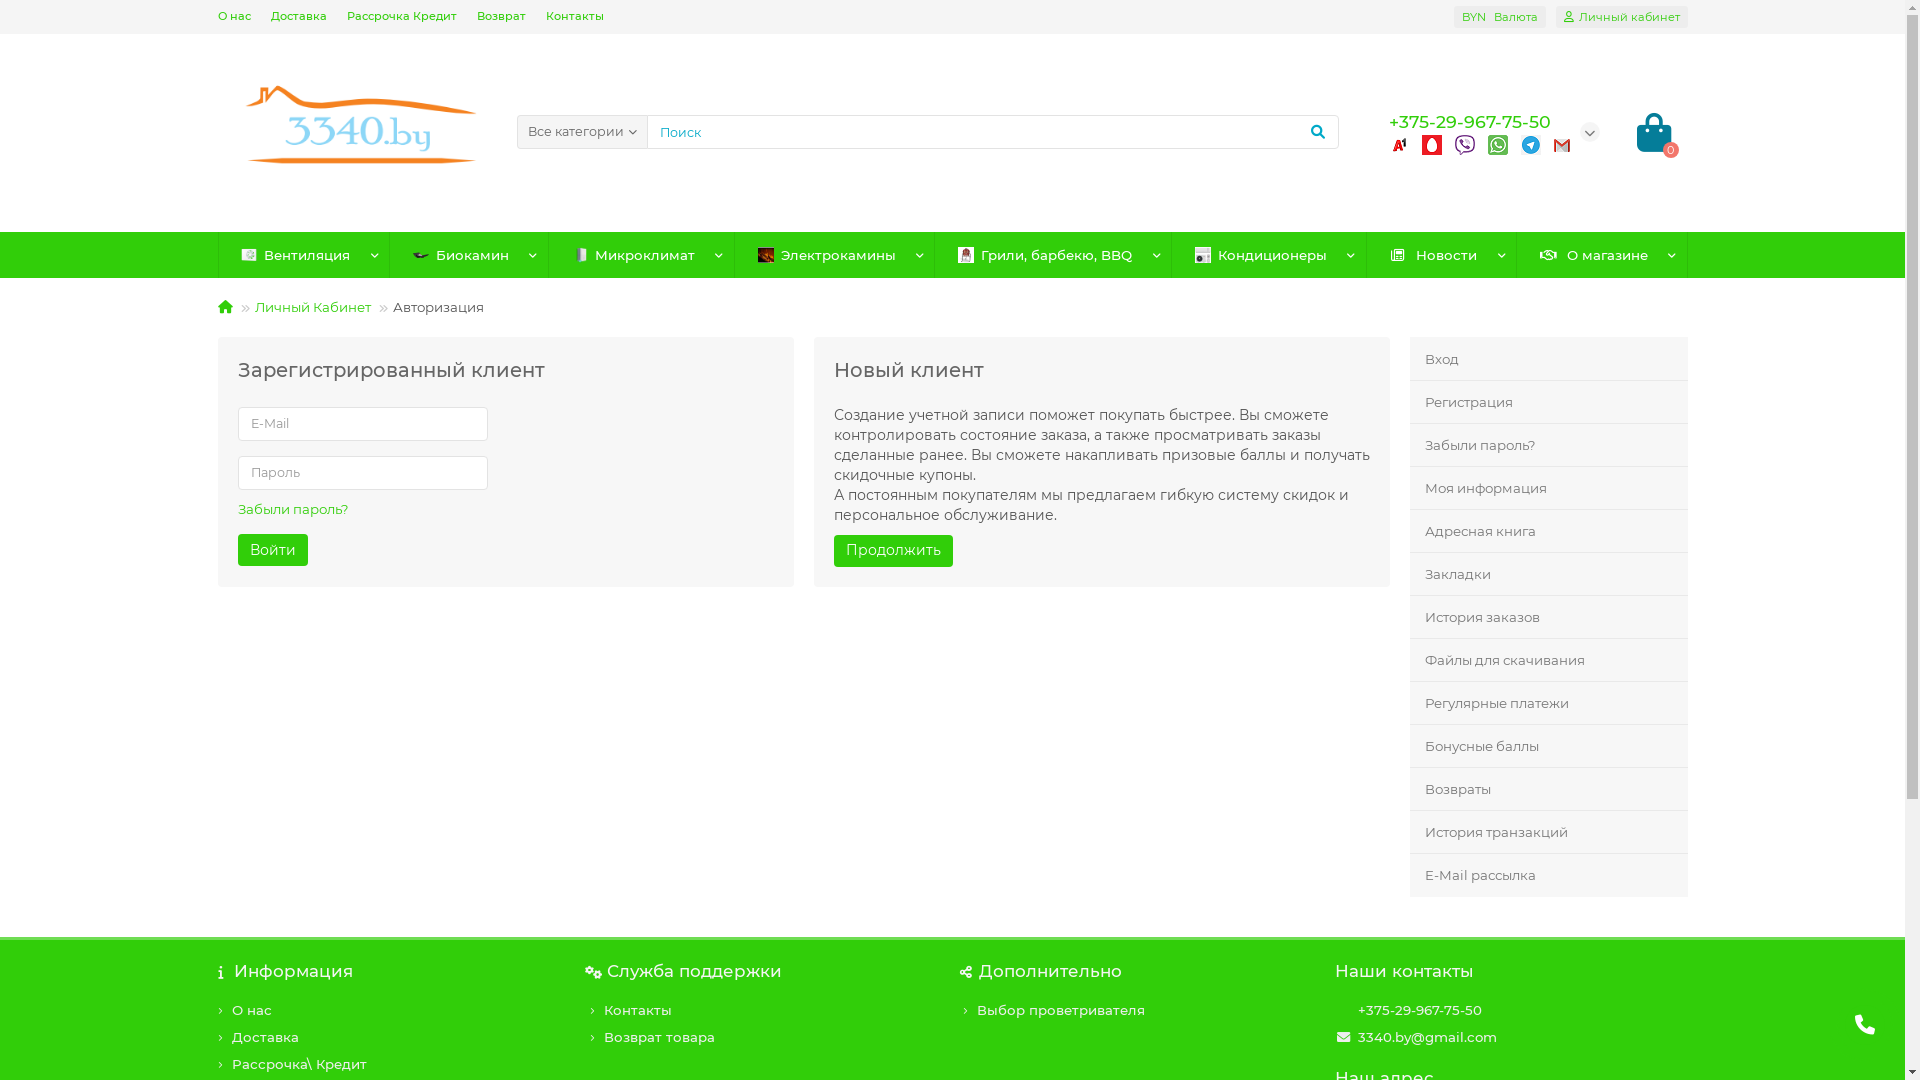 This screenshot has height=1080, width=1920. I want to click on '0', so click(1652, 132).